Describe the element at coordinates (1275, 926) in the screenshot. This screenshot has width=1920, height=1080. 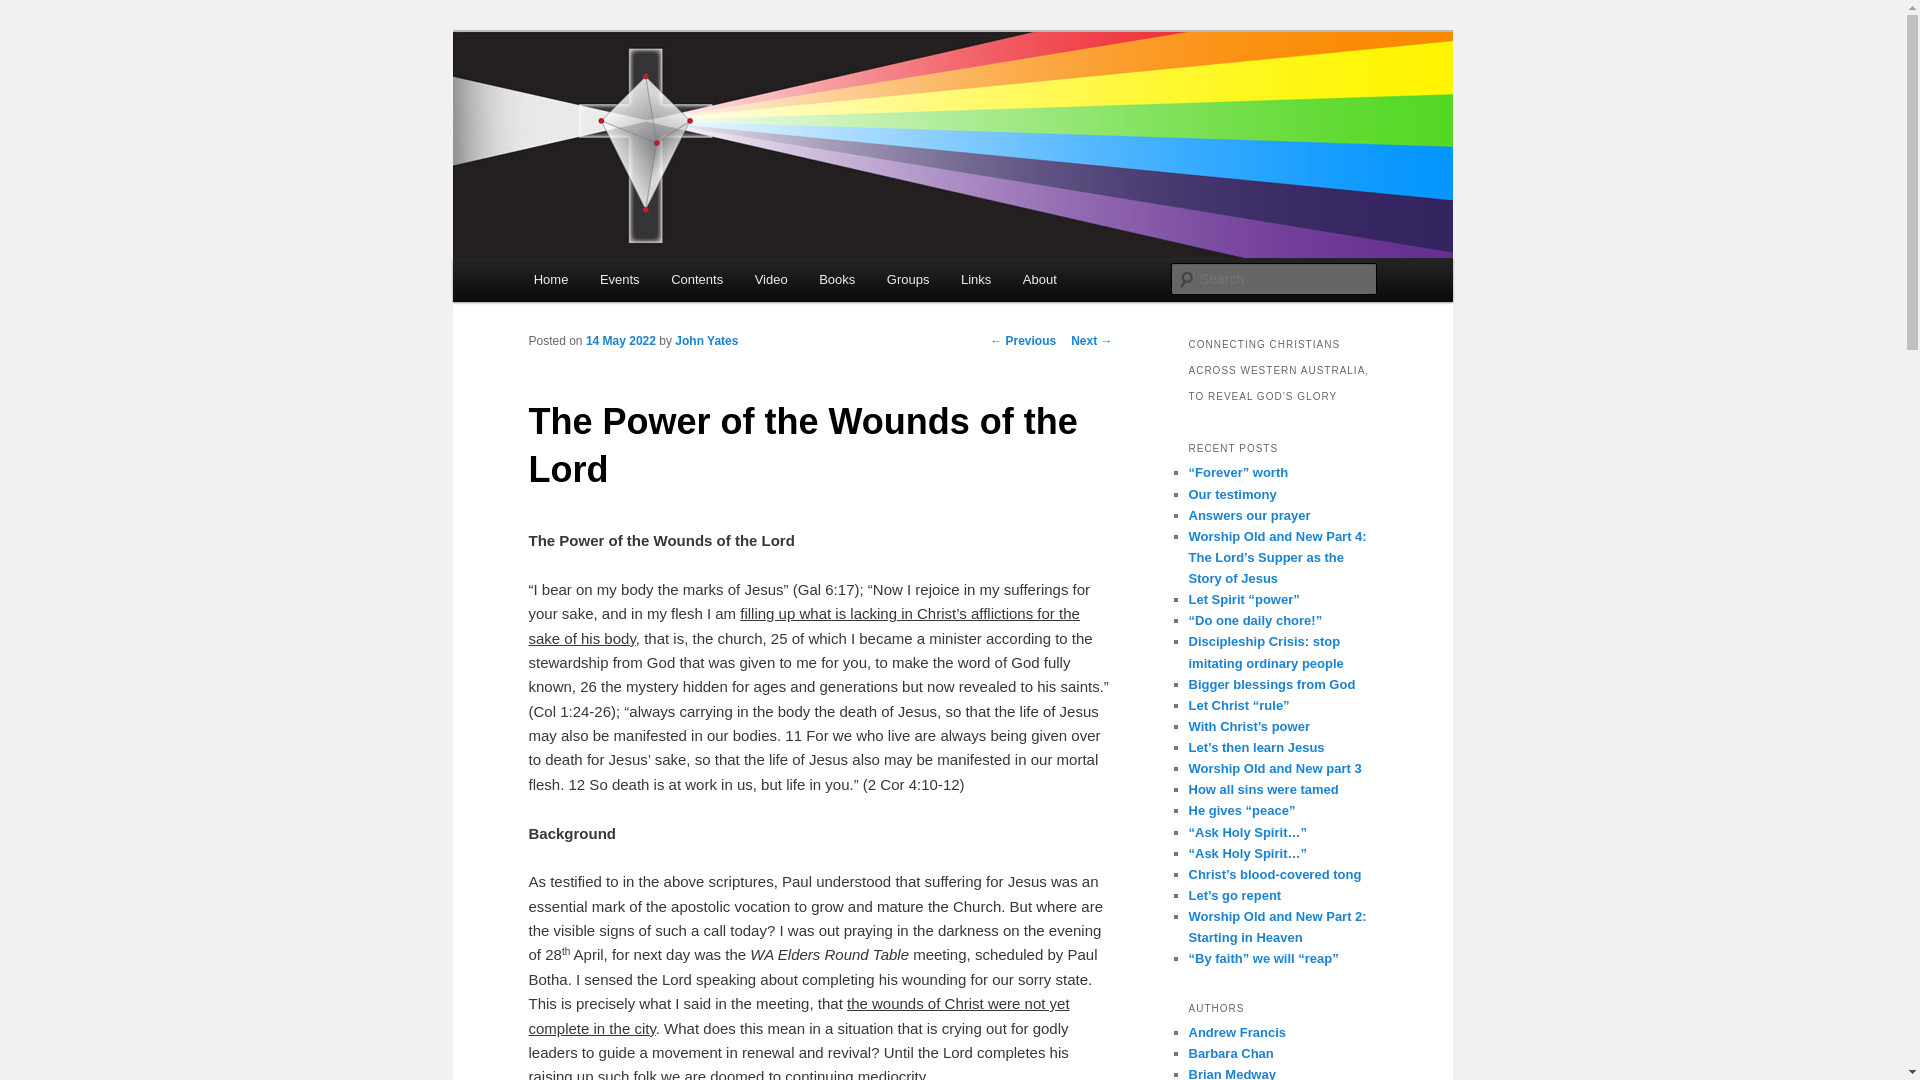
I see `'Worship Old and New Part 2: Starting in Heaven'` at that location.